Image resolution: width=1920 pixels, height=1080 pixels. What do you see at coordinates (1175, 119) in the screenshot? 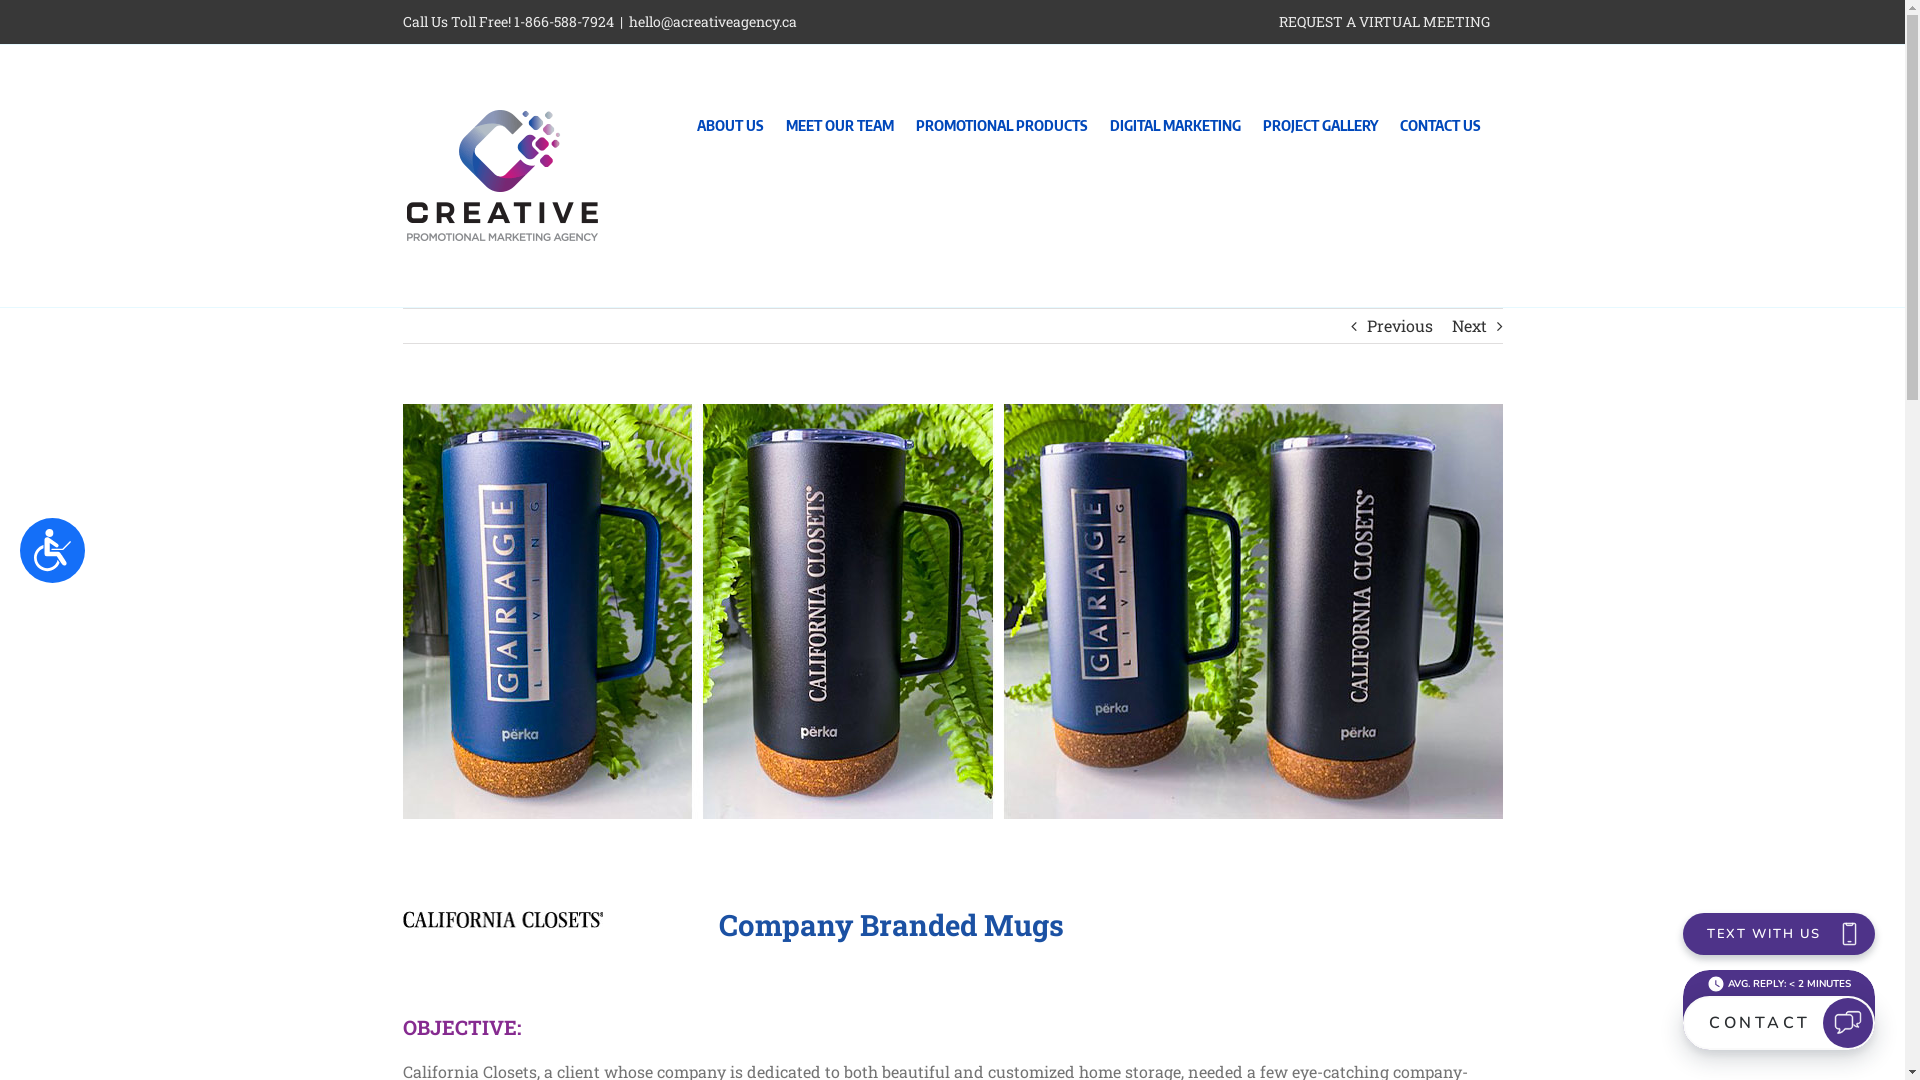
I see `'DIGITAL MARKETING'` at bounding box center [1175, 119].